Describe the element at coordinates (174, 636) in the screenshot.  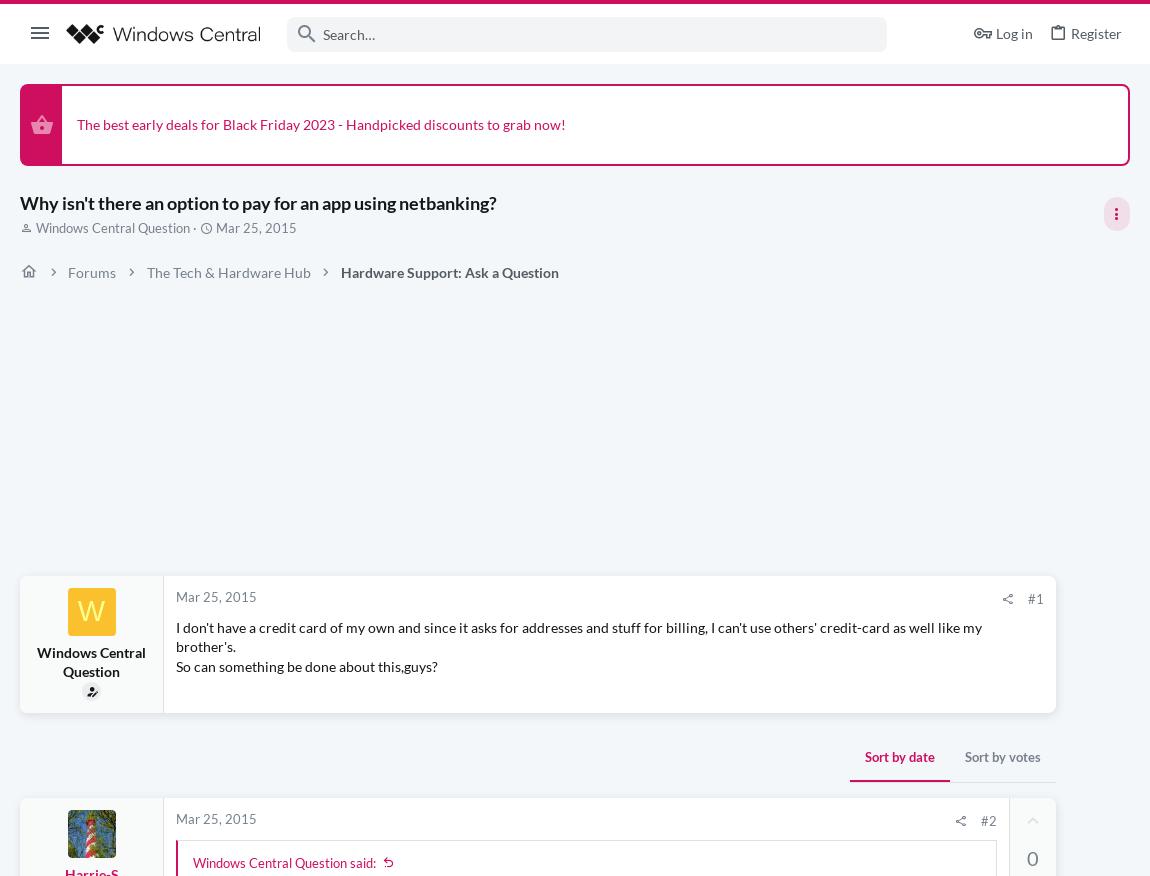
I see `'I don't have a credit card of my own and since it asks for addresses and stuff for billing, I can't use others' credit-card as well like my brother's.'` at that location.